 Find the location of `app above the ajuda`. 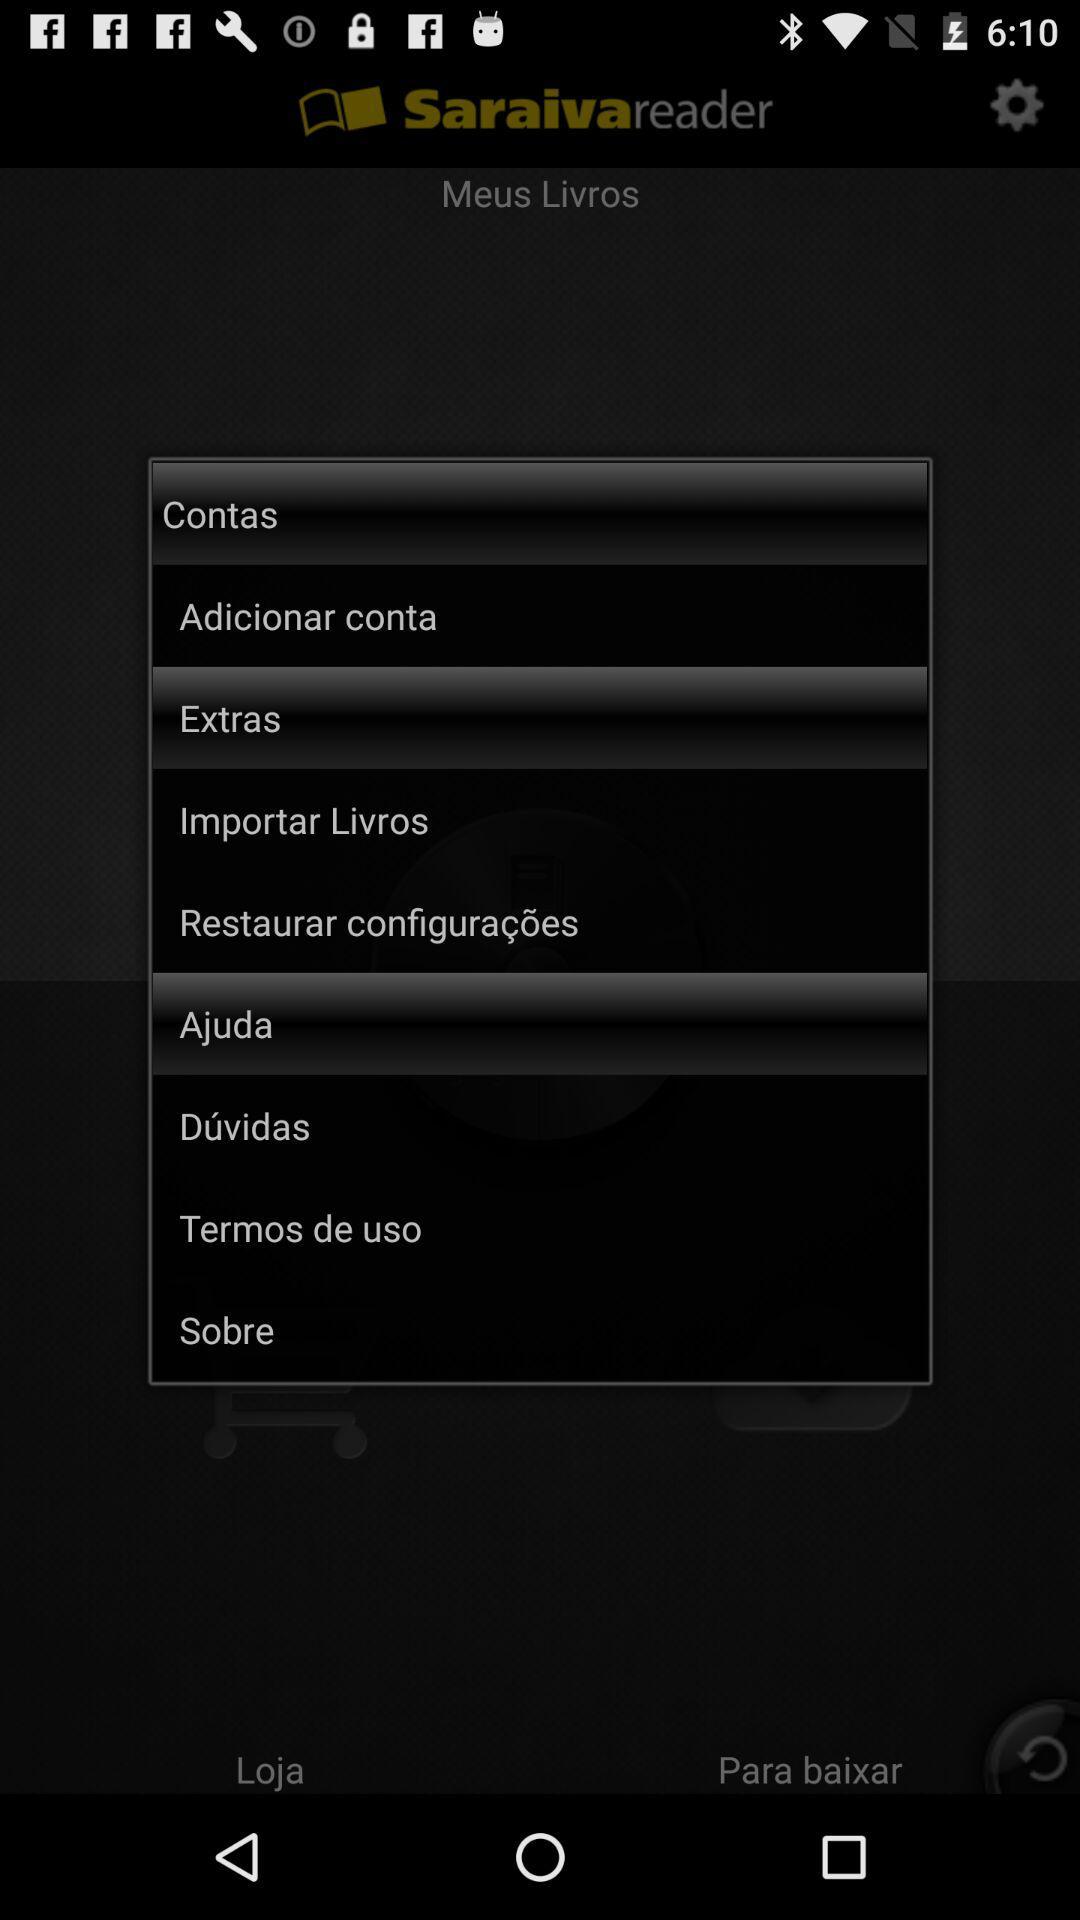

app above the ajuda is located at coordinates (553, 920).